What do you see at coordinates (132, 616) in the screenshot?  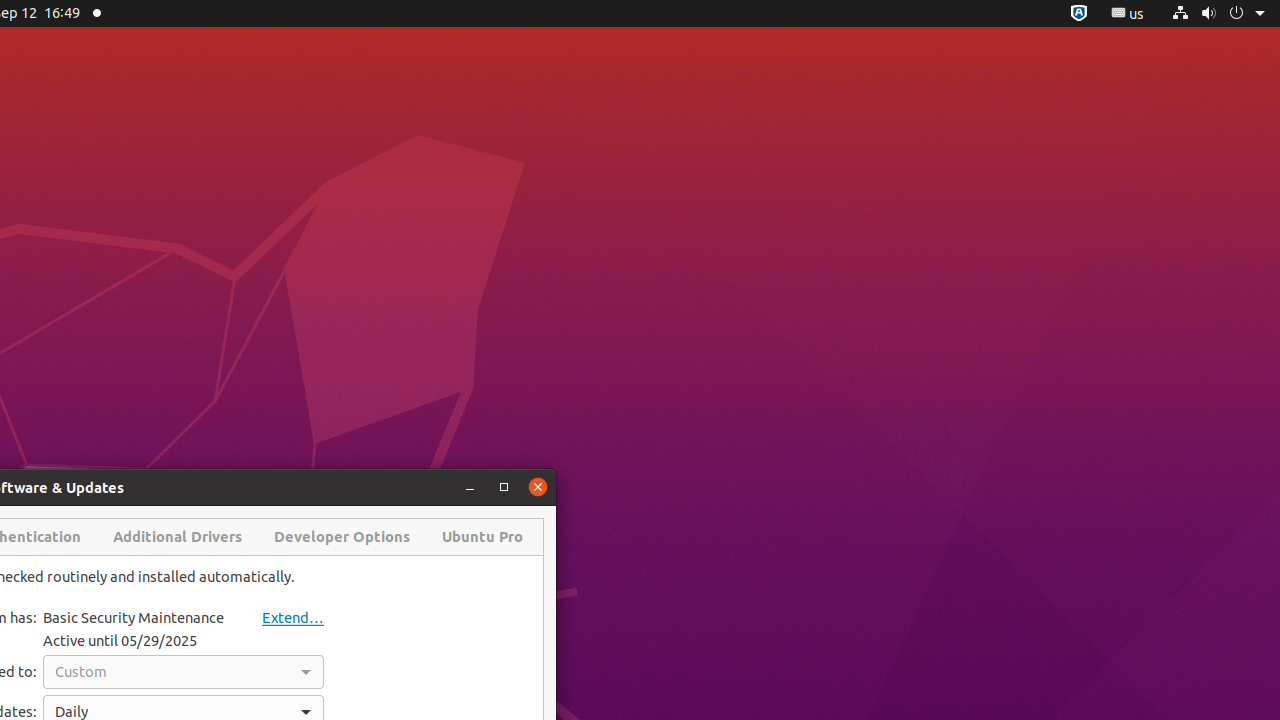 I see `'Basic Security Maintenance'` at bounding box center [132, 616].